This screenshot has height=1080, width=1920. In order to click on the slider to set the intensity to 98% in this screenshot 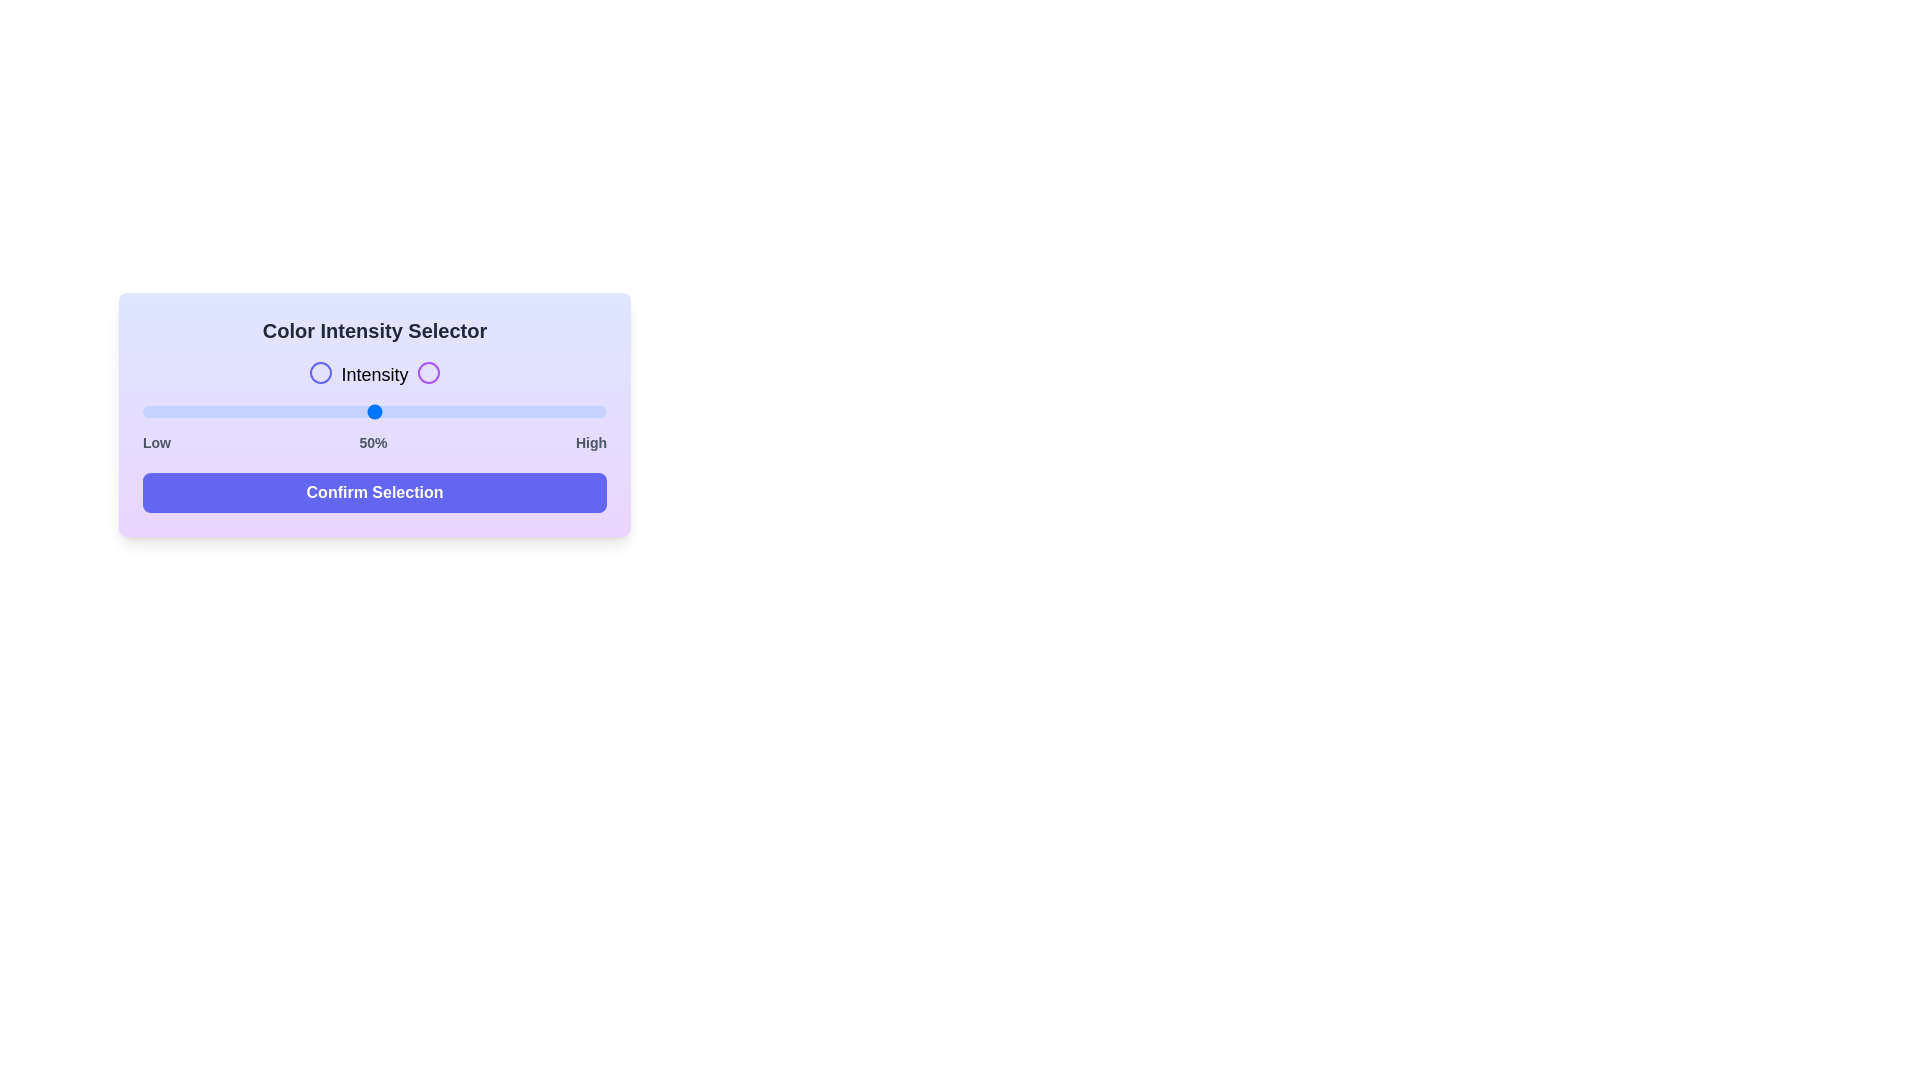, I will do `click(596, 411)`.